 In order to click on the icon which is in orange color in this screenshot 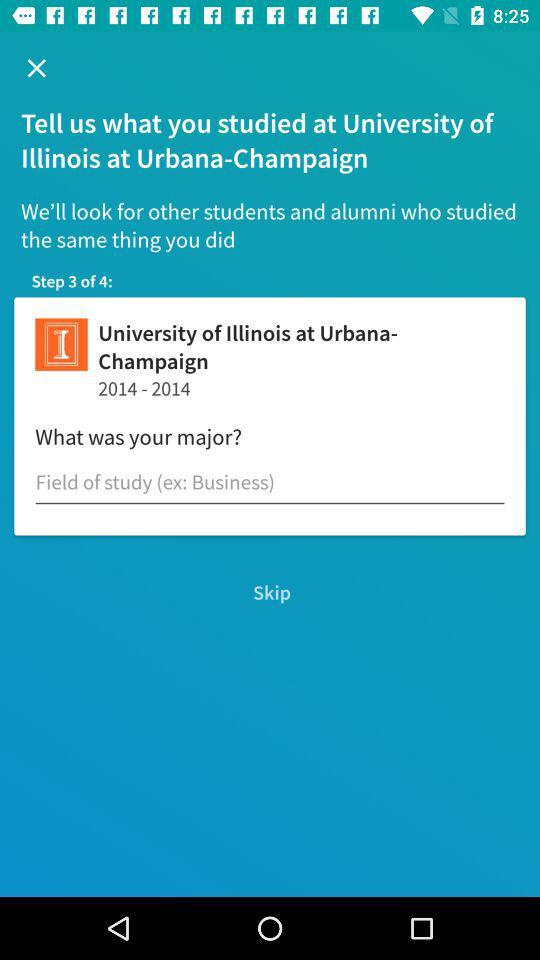, I will do `click(61, 344)`.